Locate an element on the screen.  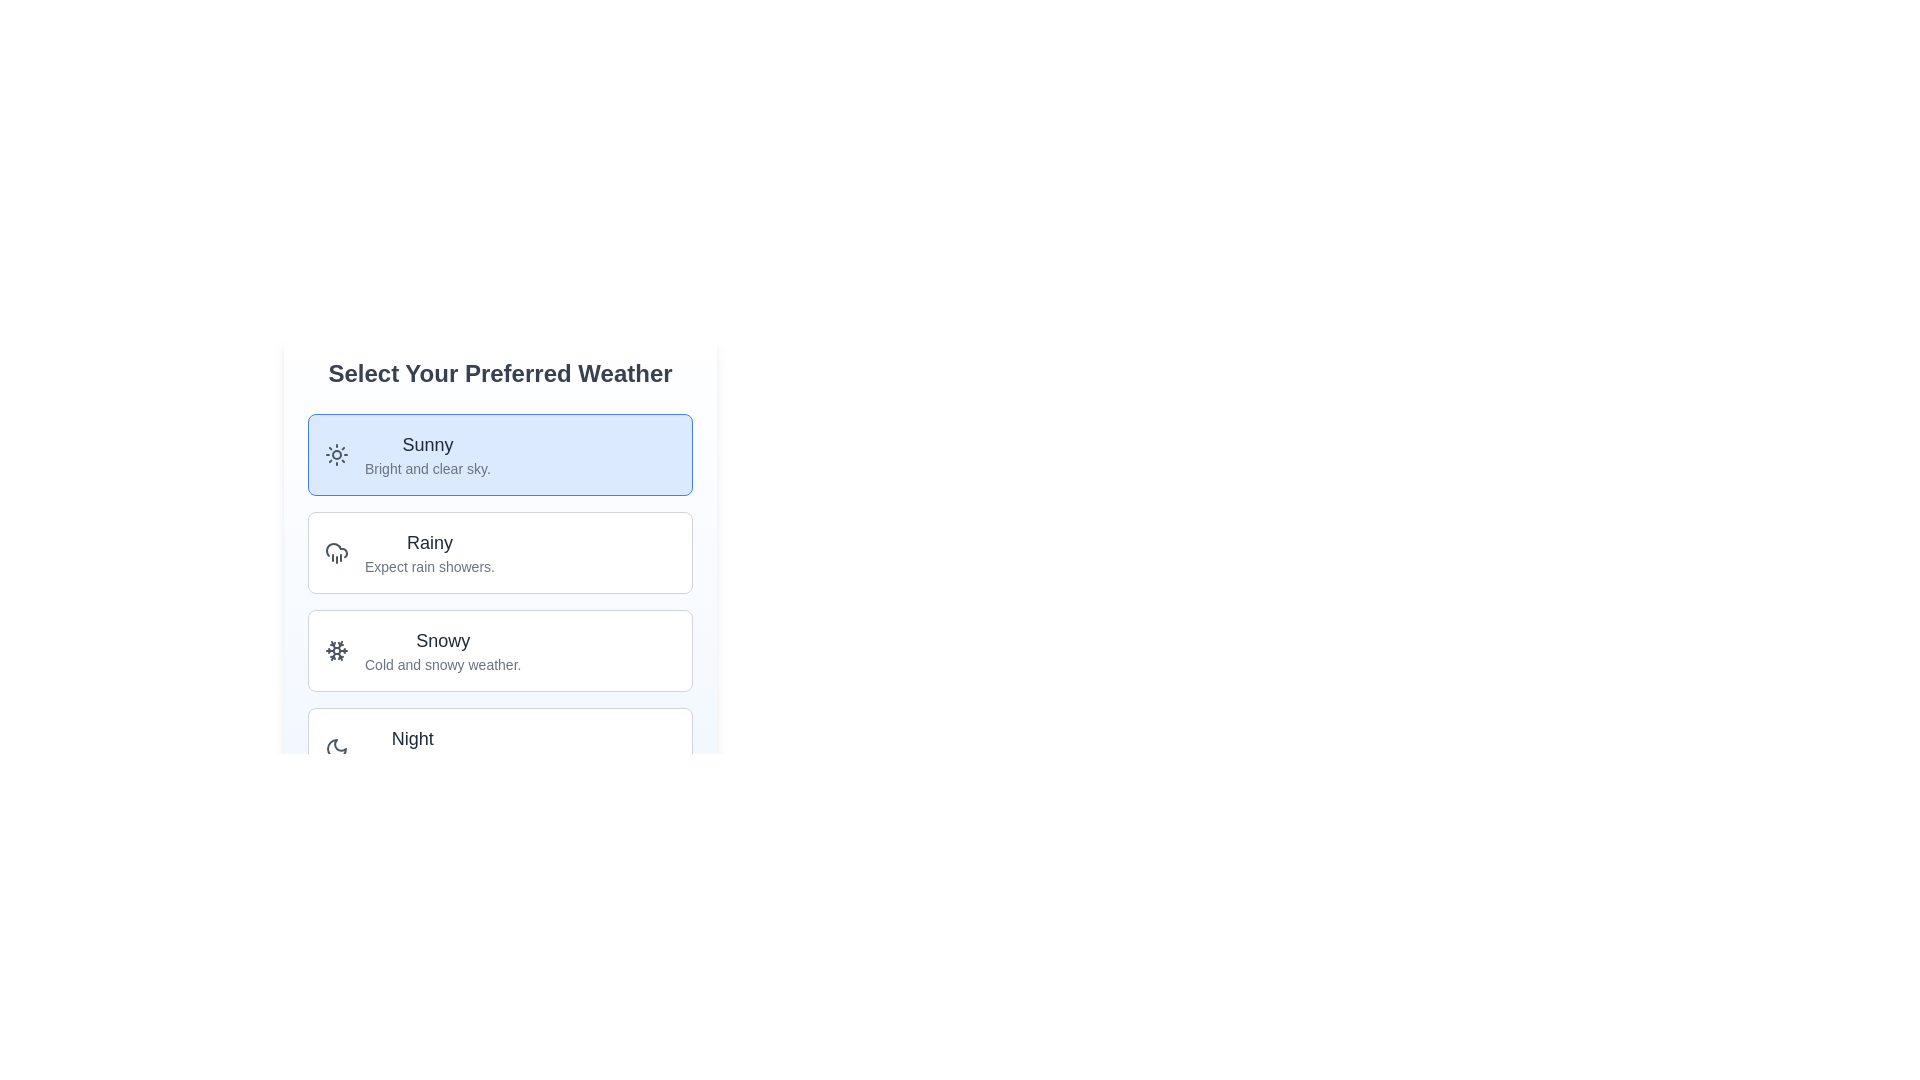
the crescent moon icon associated with the 'Night' label, located at the bottom of the weather options list is located at coordinates (336, 748).